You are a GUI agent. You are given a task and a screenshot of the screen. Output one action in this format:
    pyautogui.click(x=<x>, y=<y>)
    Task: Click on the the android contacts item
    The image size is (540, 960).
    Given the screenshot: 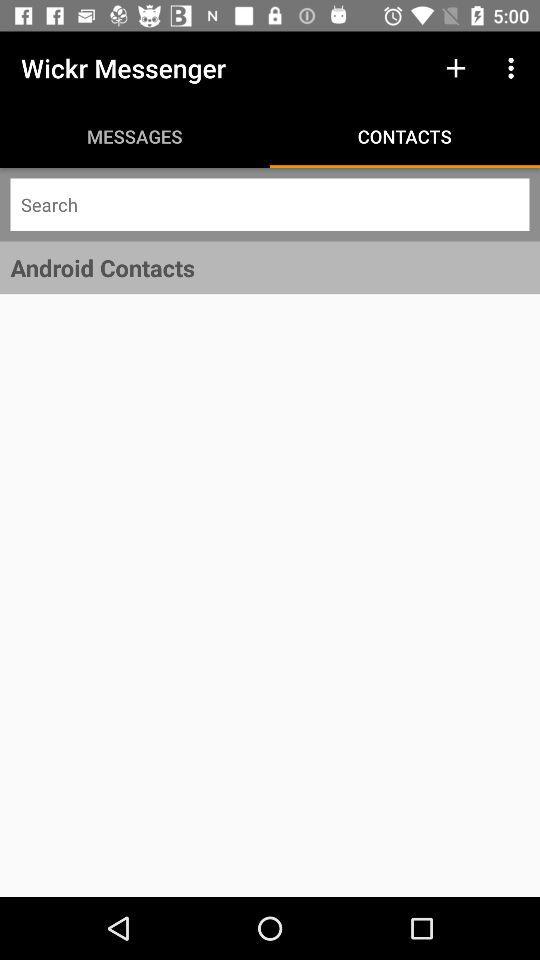 What is the action you would take?
    pyautogui.click(x=270, y=266)
    